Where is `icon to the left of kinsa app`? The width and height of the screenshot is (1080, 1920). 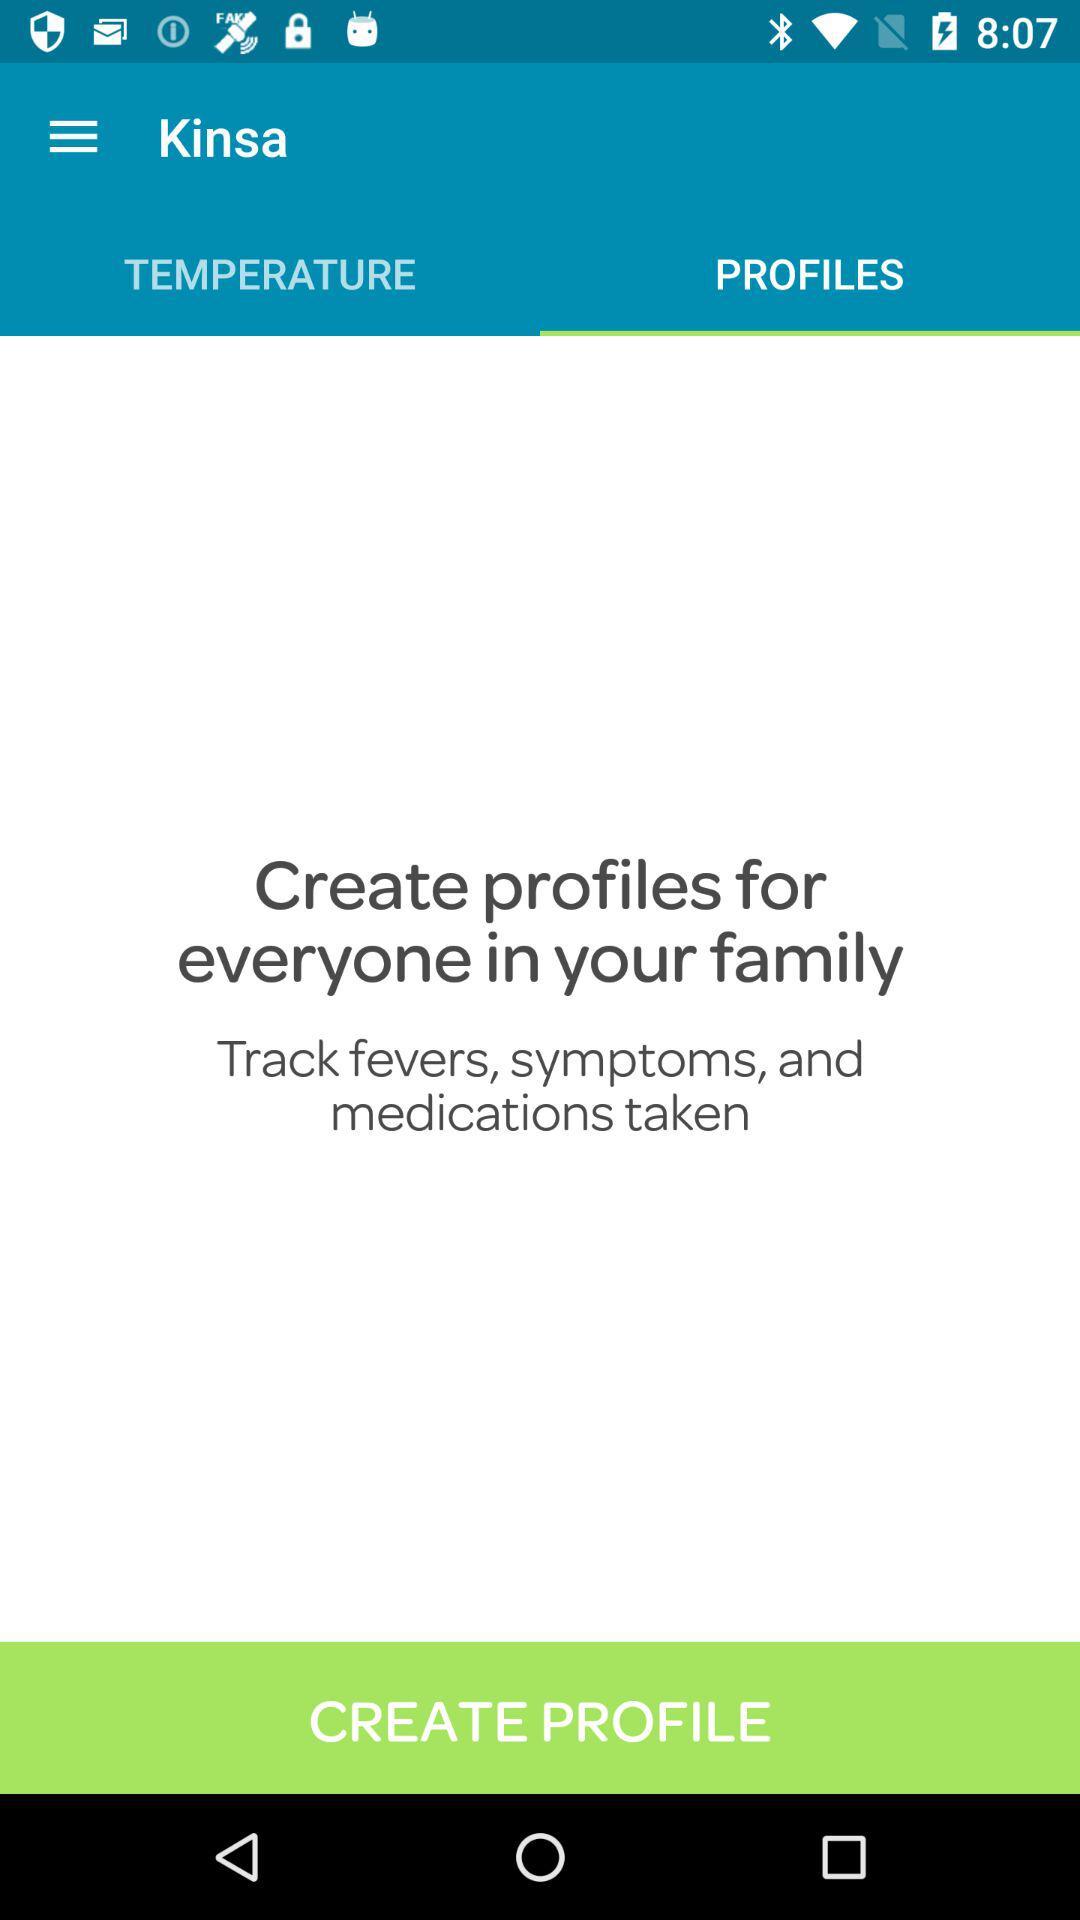 icon to the left of kinsa app is located at coordinates (72, 135).